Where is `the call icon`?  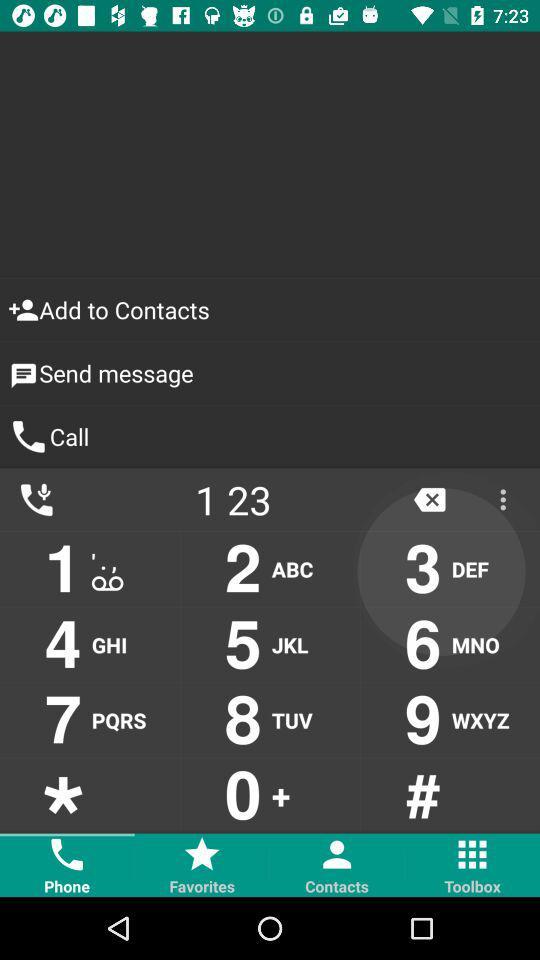 the call icon is located at coordinates (36, 498).